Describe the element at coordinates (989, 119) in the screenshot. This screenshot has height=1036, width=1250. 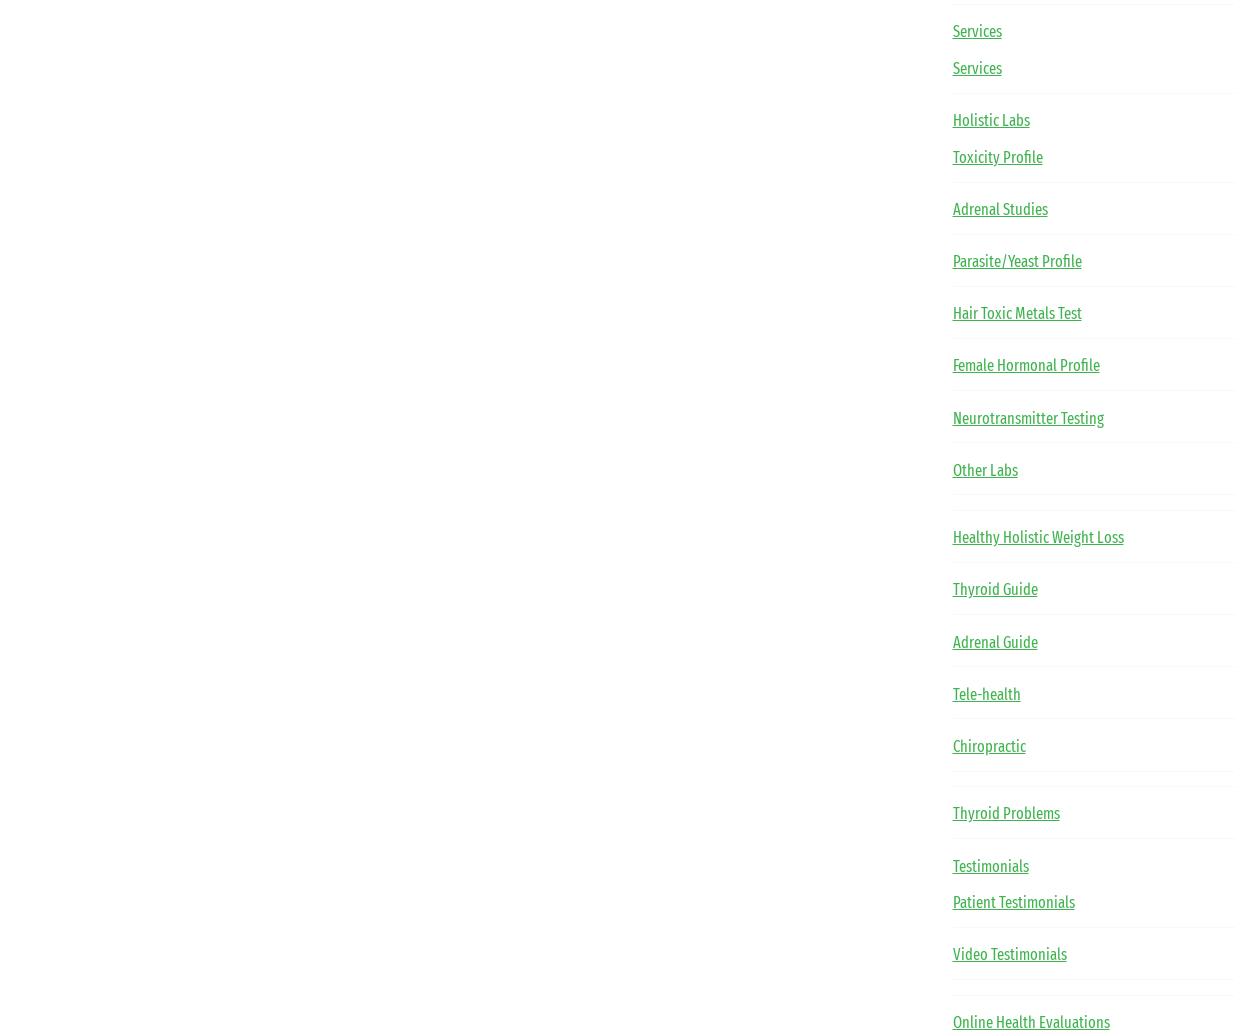
I see `'Holistic Labs'` at that location.